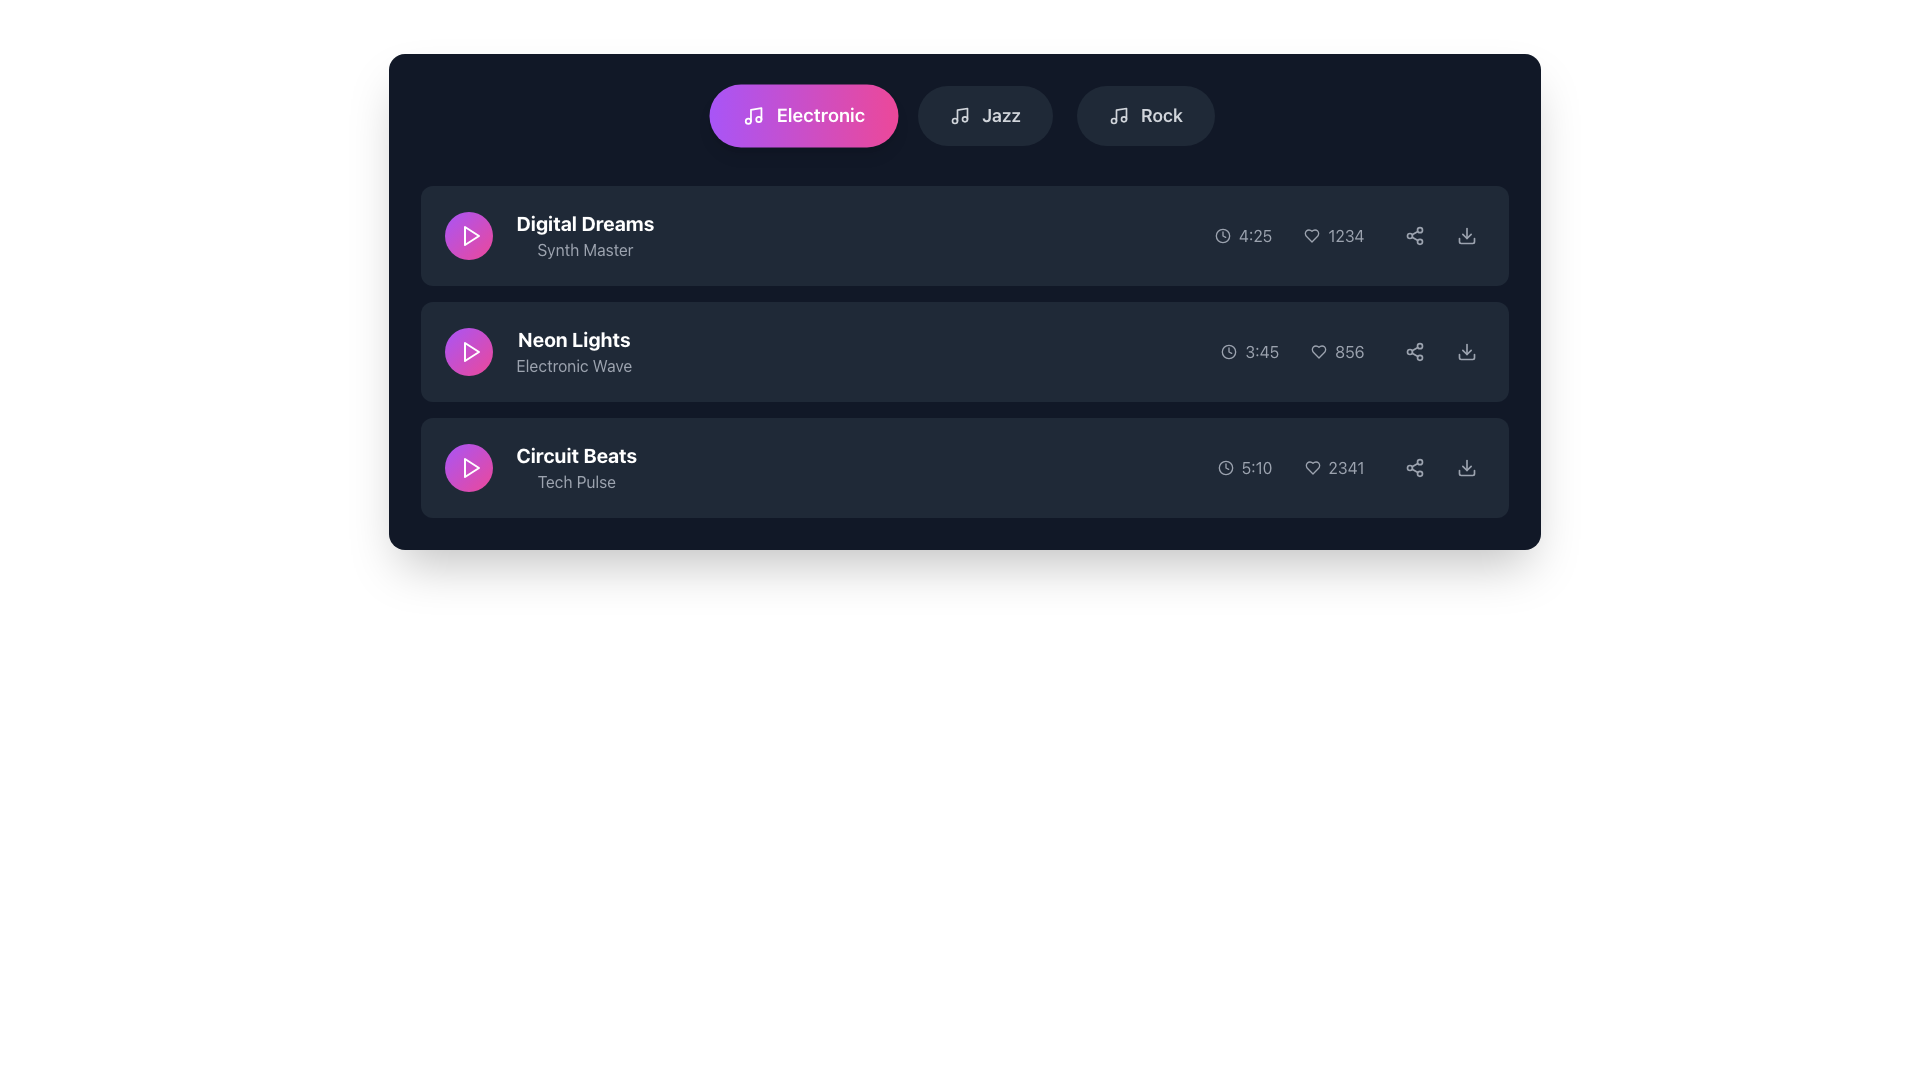 This screenshot has height=1080, width=1920. I want to click on the download icon button, which is a round gray button with a downward-facing arrow, located at the far-right end of the first track in the playlist interface, so click(1466, 234).